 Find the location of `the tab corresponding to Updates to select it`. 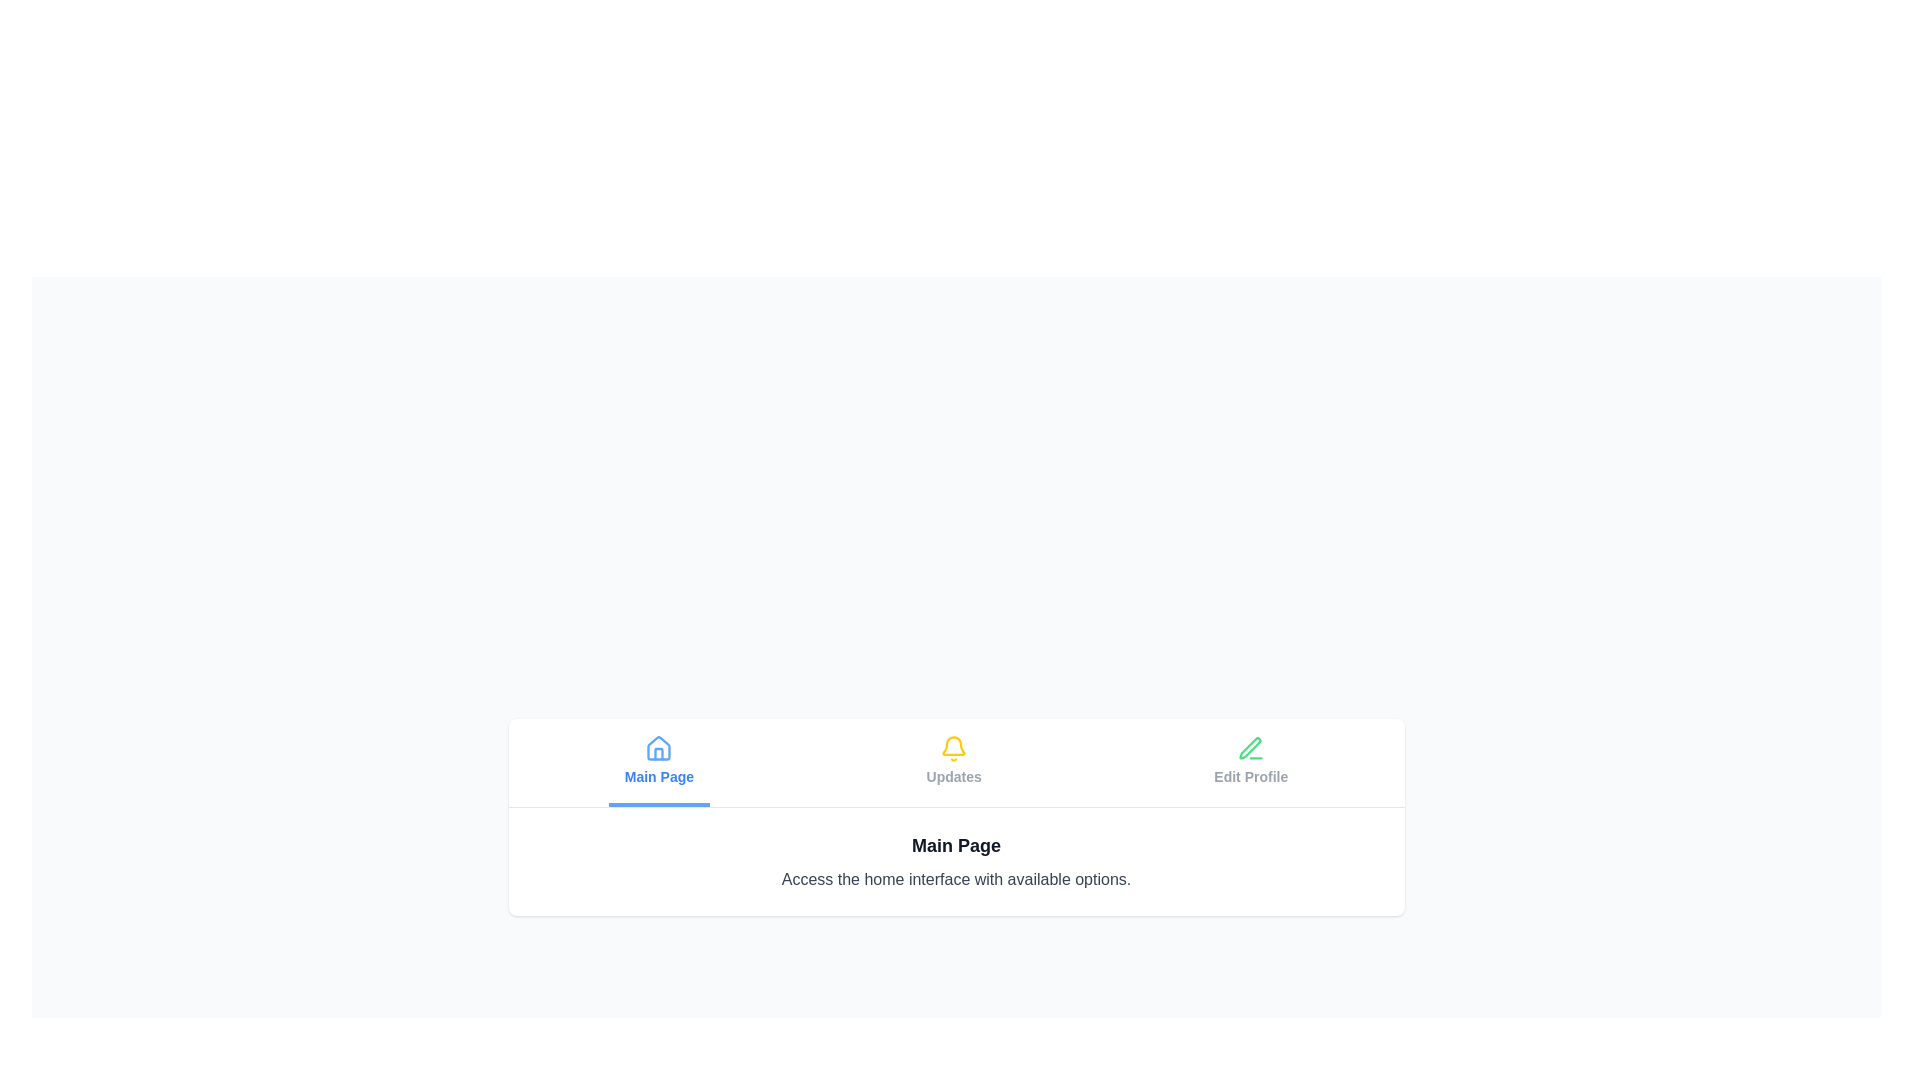

the tab corresponding to Updates to select it is located at coordinates (953, 762).